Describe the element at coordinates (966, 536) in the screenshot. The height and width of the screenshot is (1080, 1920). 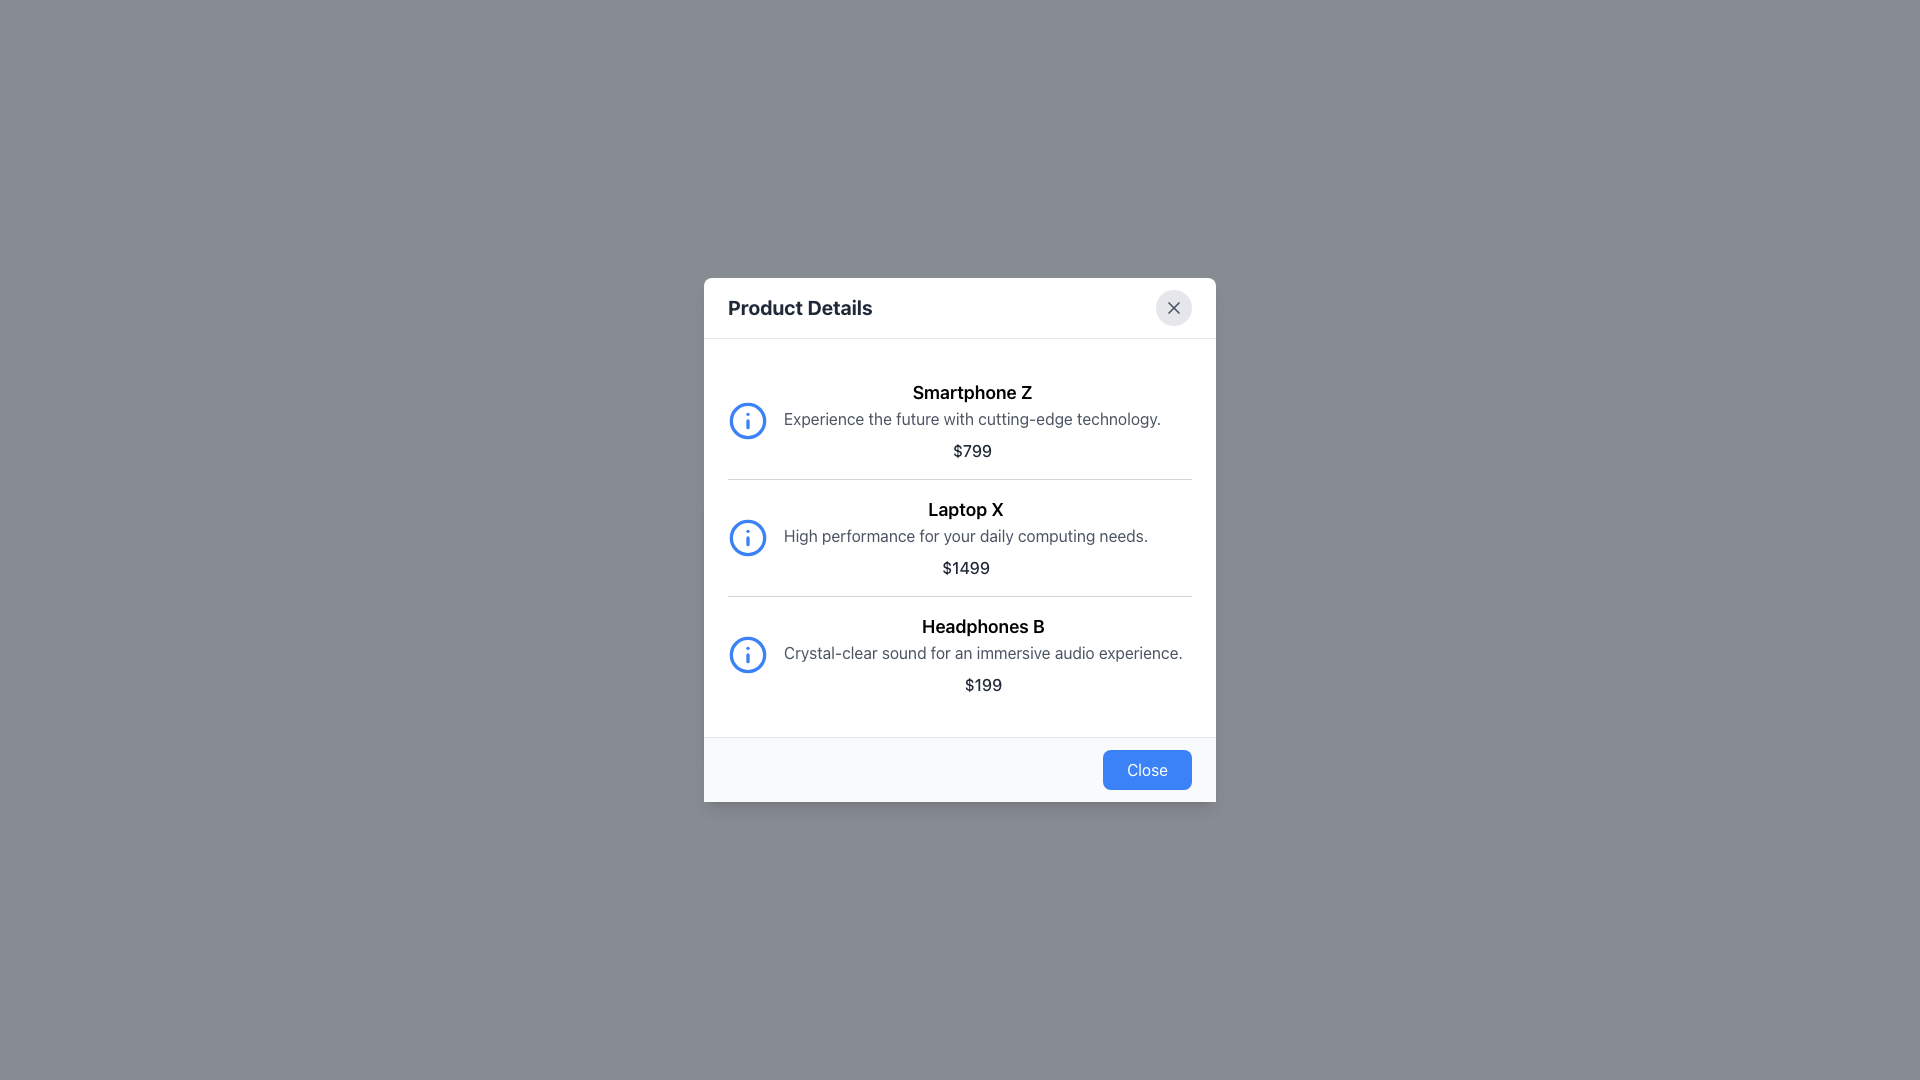
I see `the text in the product information block that follows 'Smartphone Z' and precedes 'Headphones B' in the vertically aligned list` at that location.